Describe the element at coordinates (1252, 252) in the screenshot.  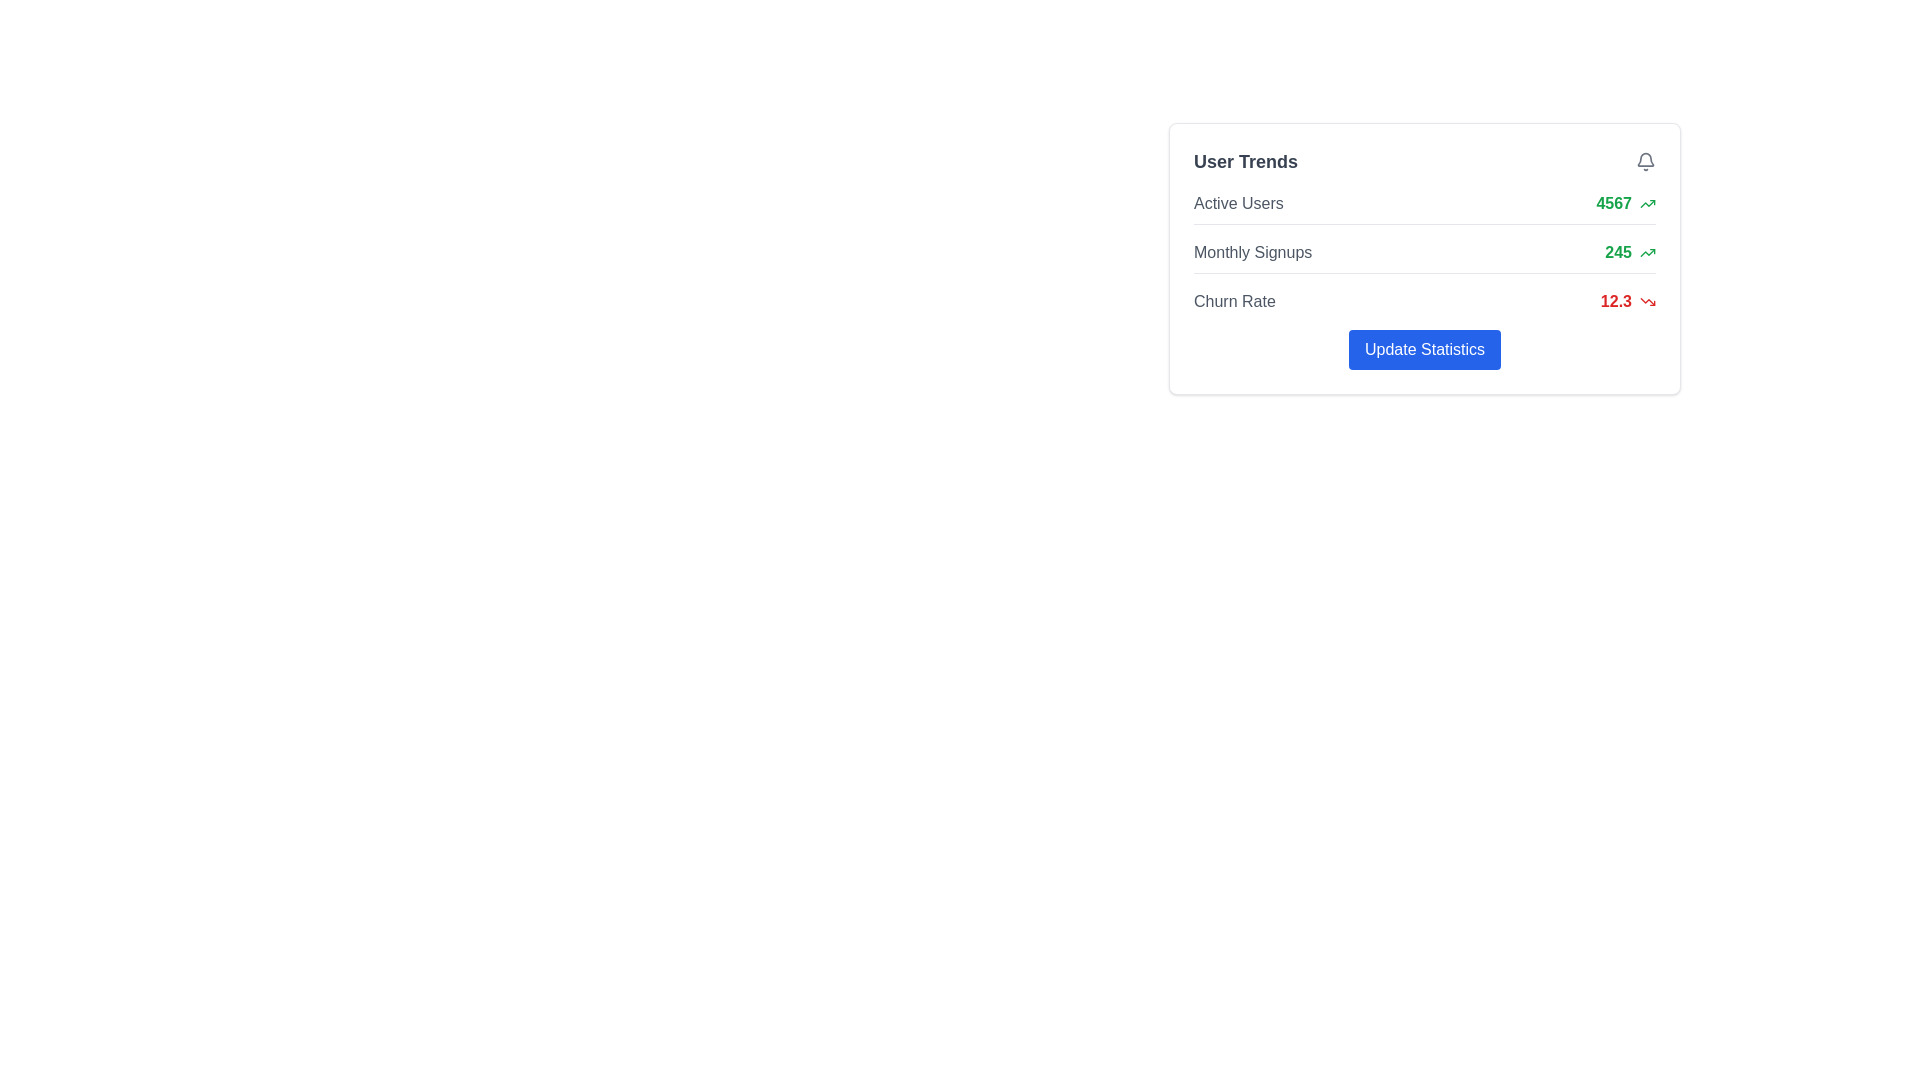
I see `the label that provides context for the numeric value '245' in the user trends section, specifically located in the second row under 'User Trends'` at that location.